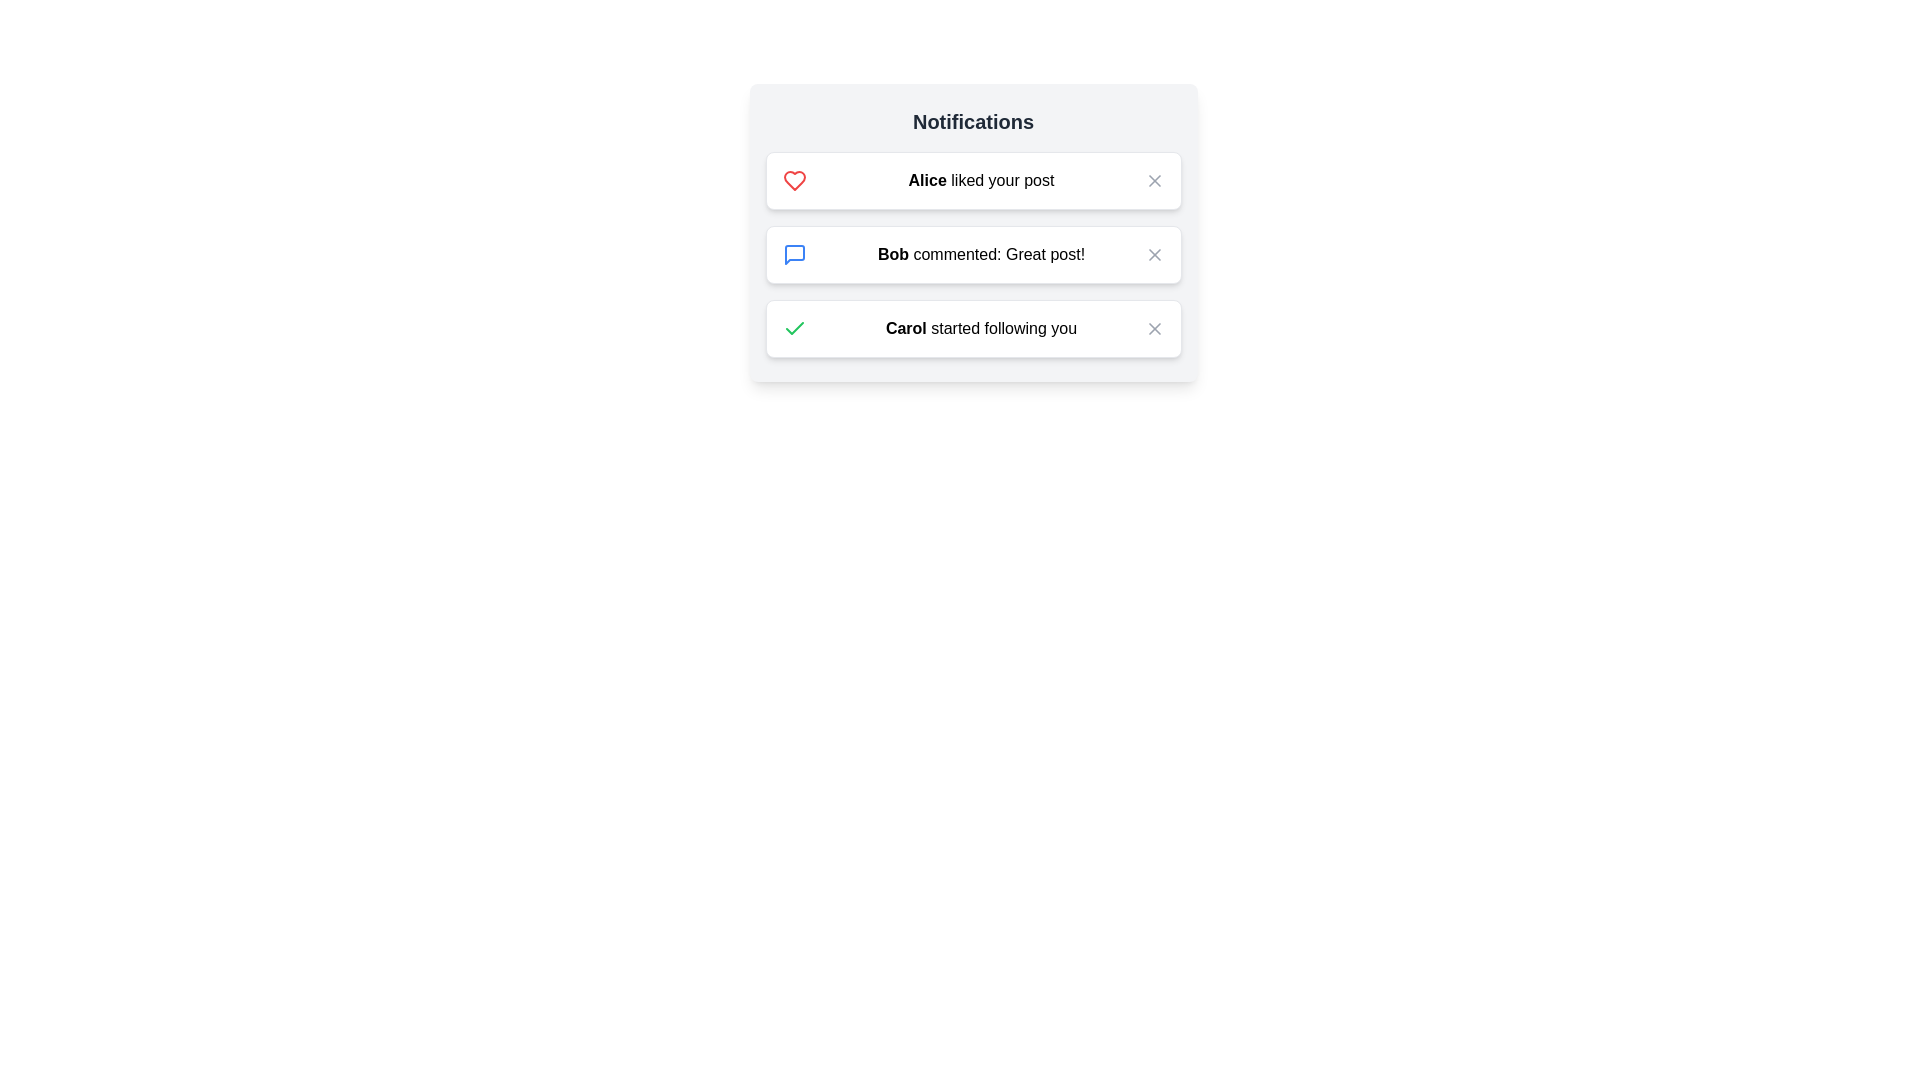  What do you see at coordinates (973, 327) in the screenshot?
I see `the third notification card that informs the user 'Carol started following' them in the Notifications section` at bounding box center [973, 327].